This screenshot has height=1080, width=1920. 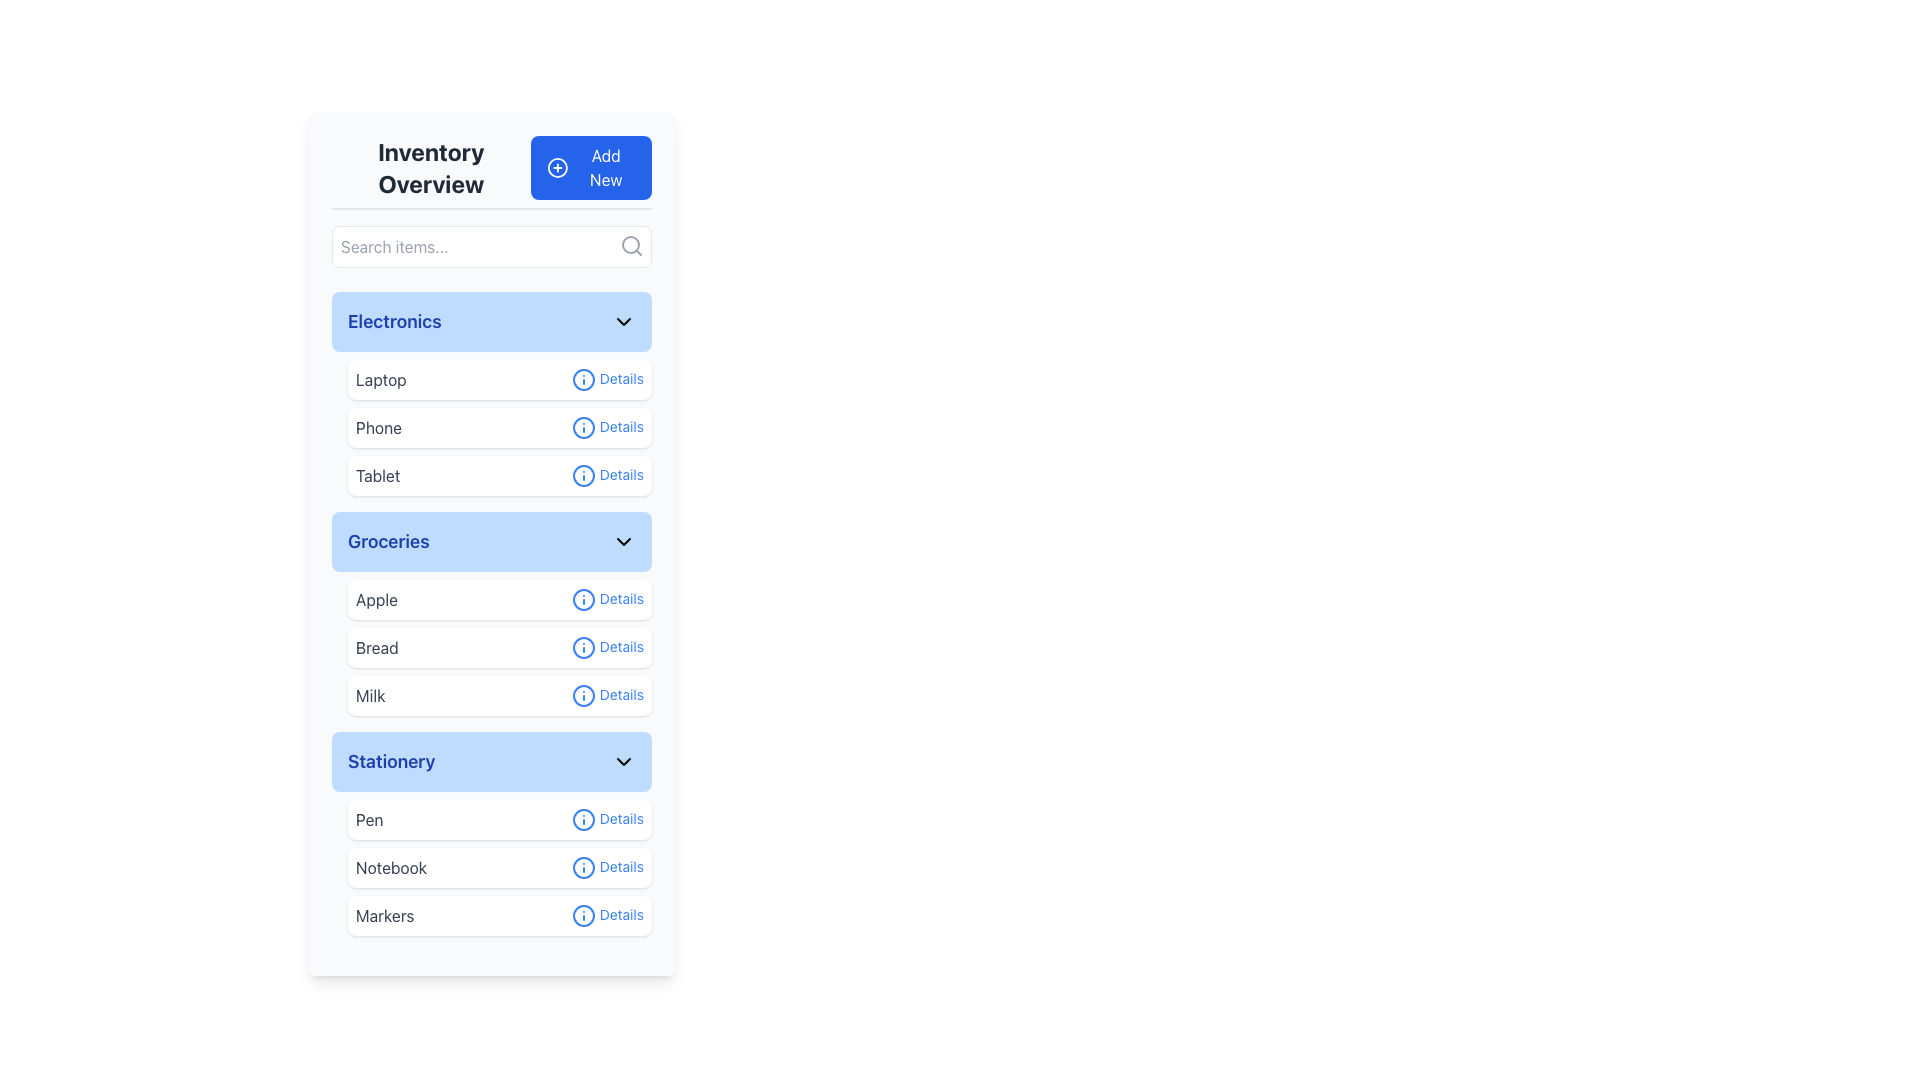 I want to click on the interactive text link for 'Apple' located in the 'Groceries' section, so click(x=606, y=599).